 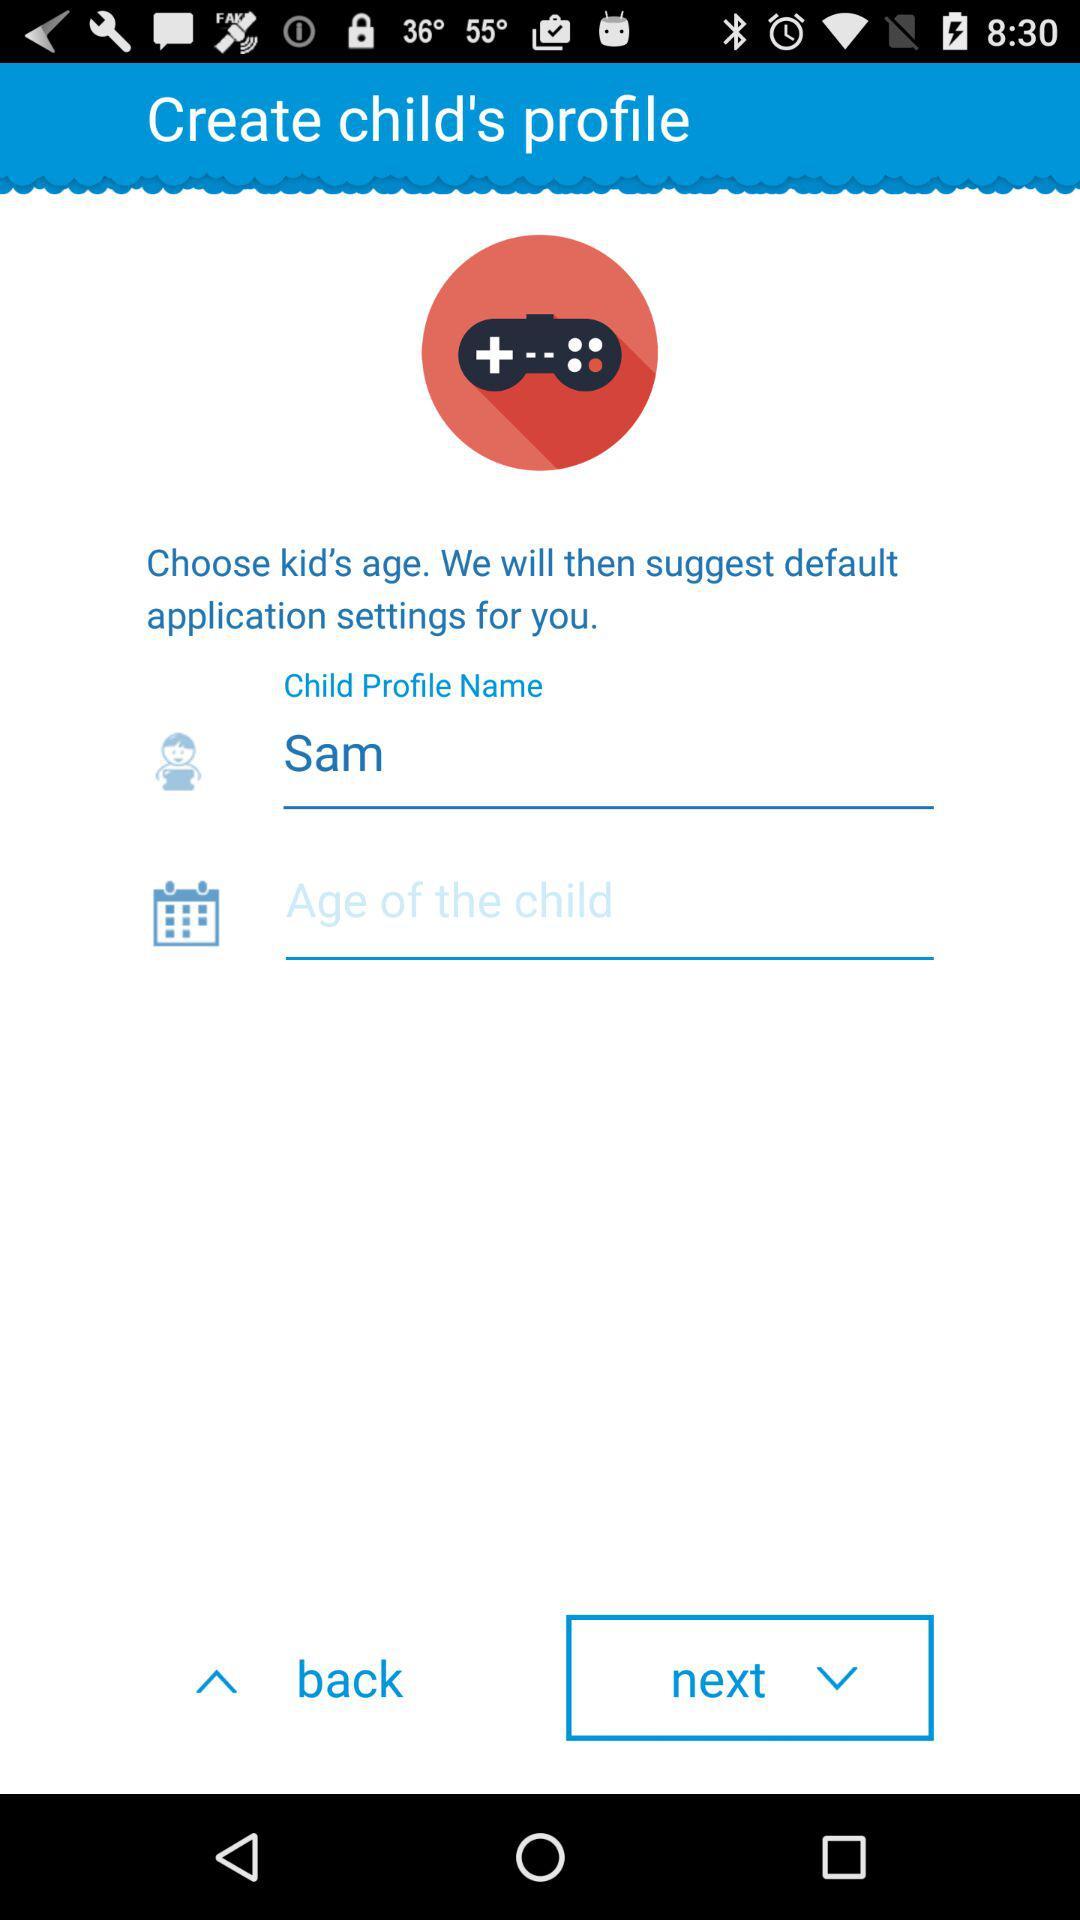 I want to click on the item next to back button, so click(x=749, y=1677).